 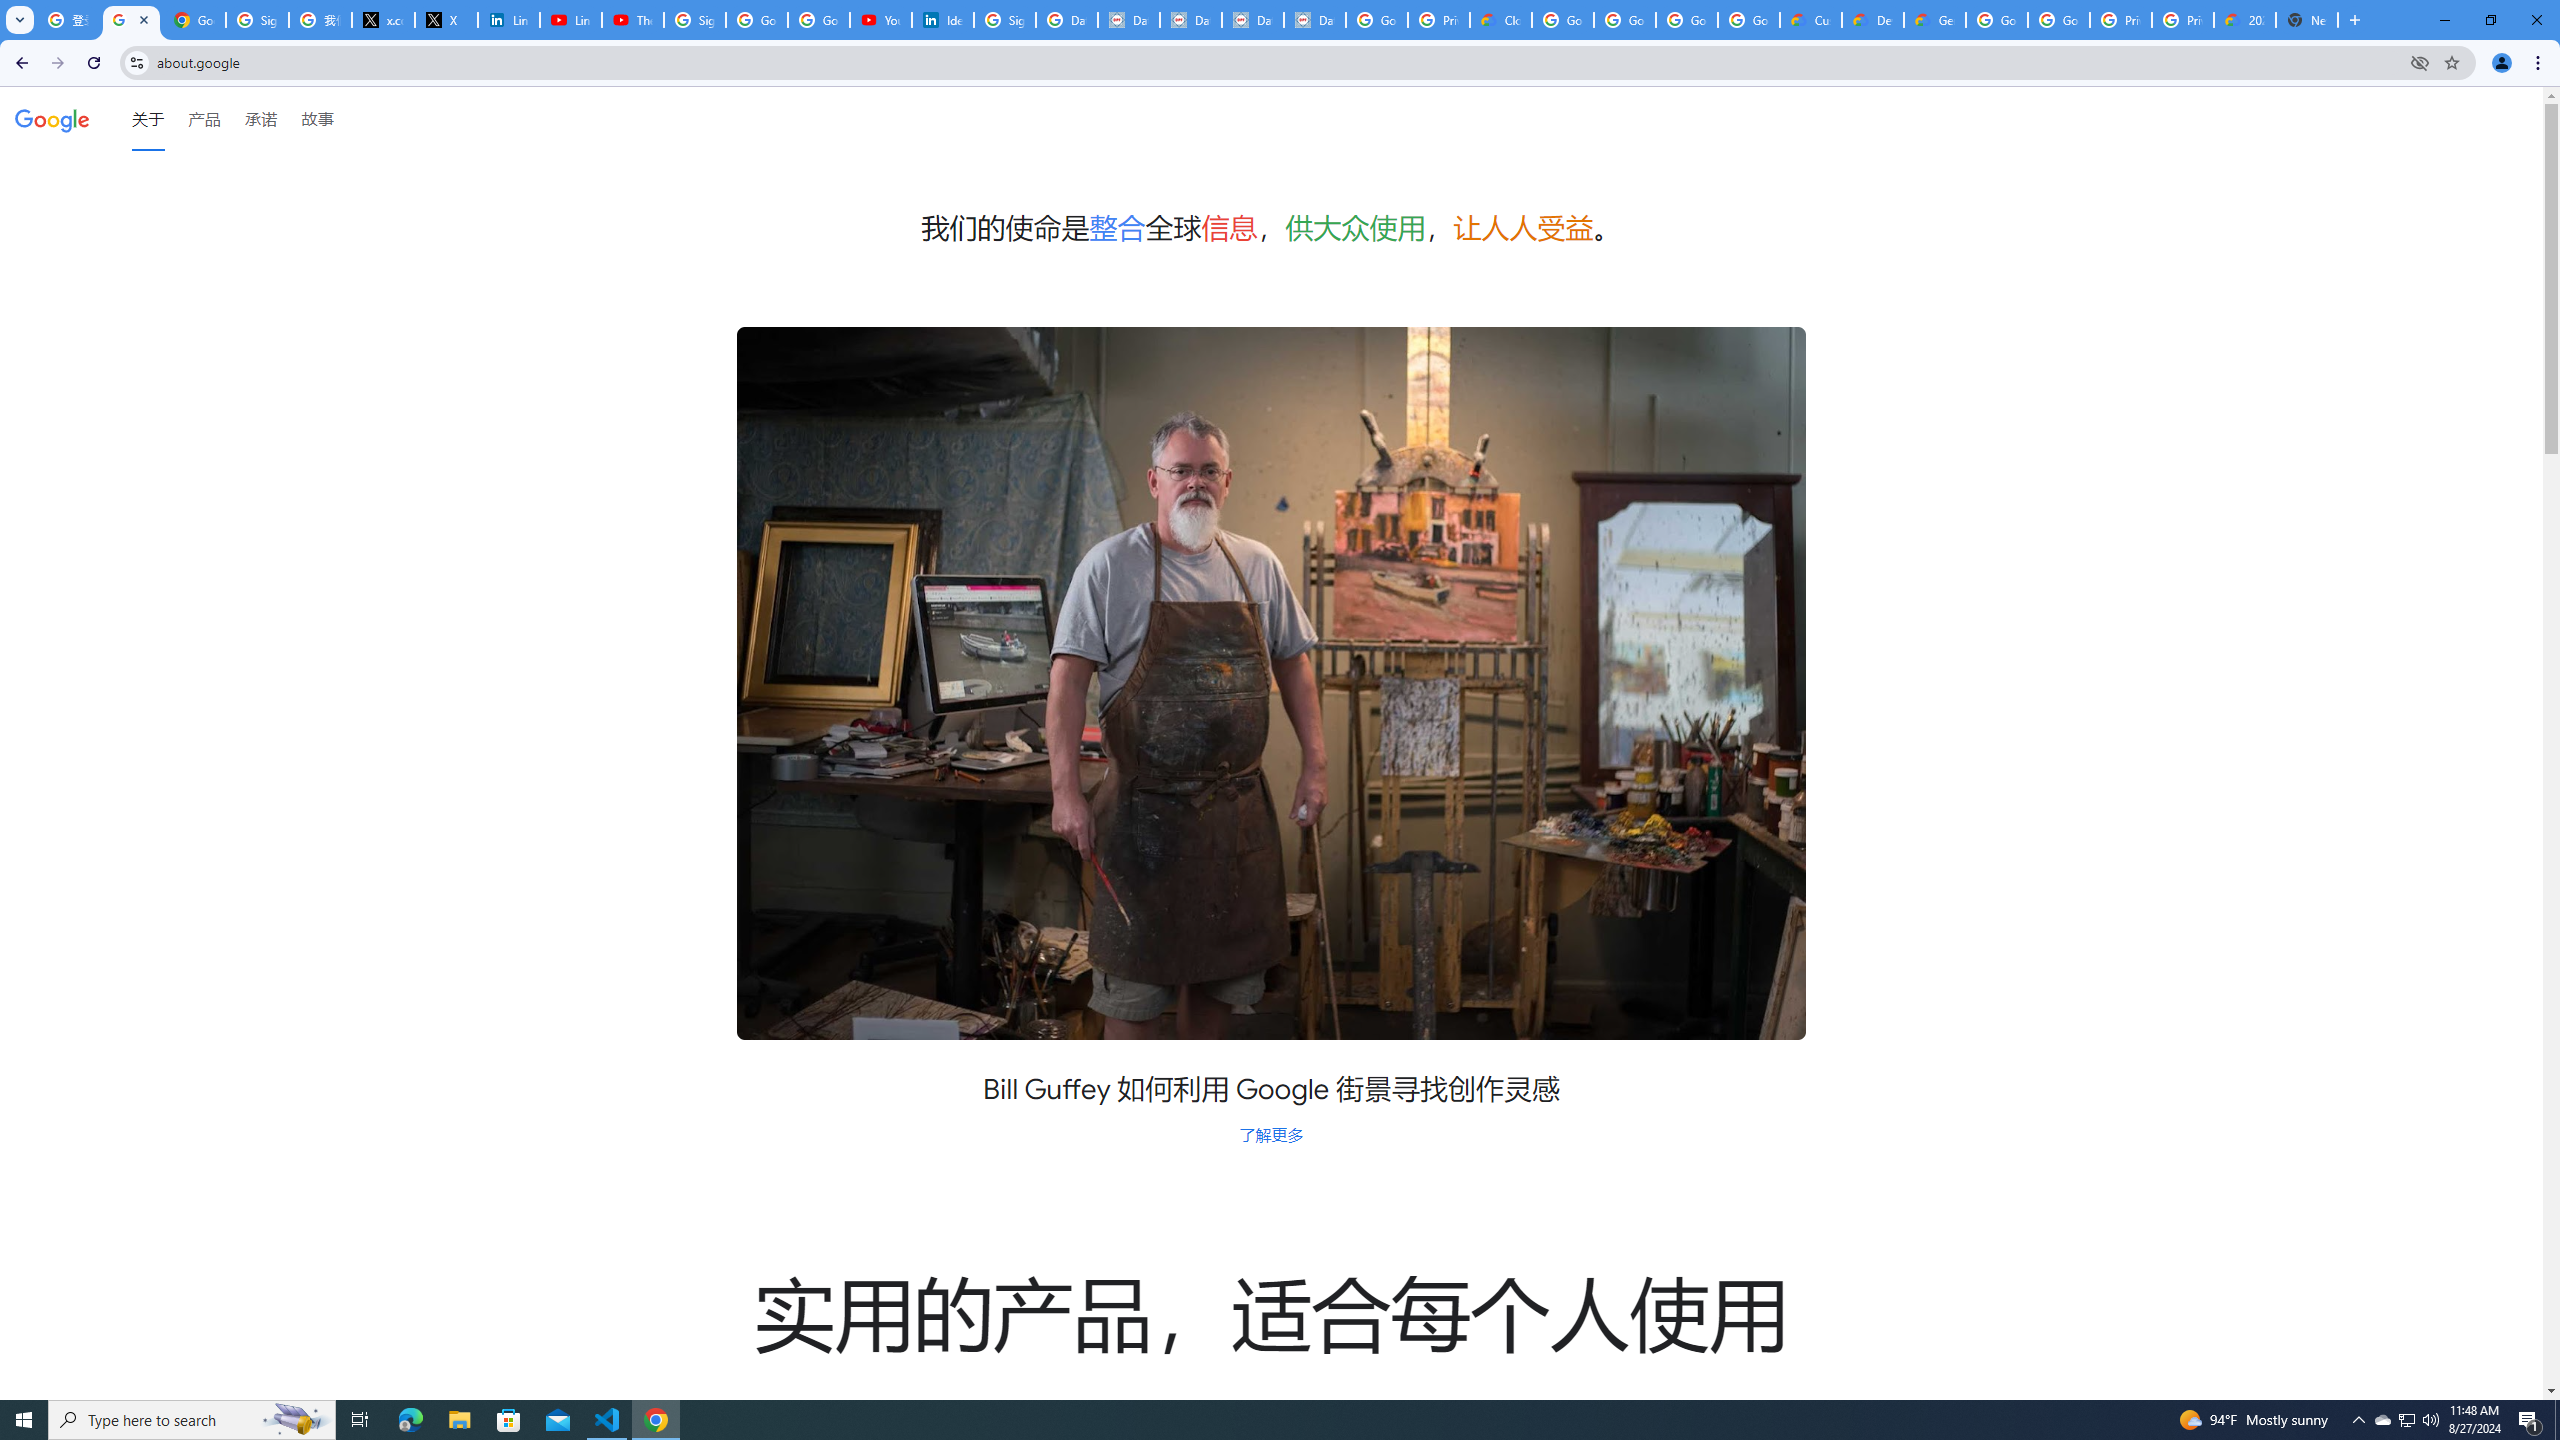 I want to click on 'LinkedIn - YouTube', so click(x=570, y=19).